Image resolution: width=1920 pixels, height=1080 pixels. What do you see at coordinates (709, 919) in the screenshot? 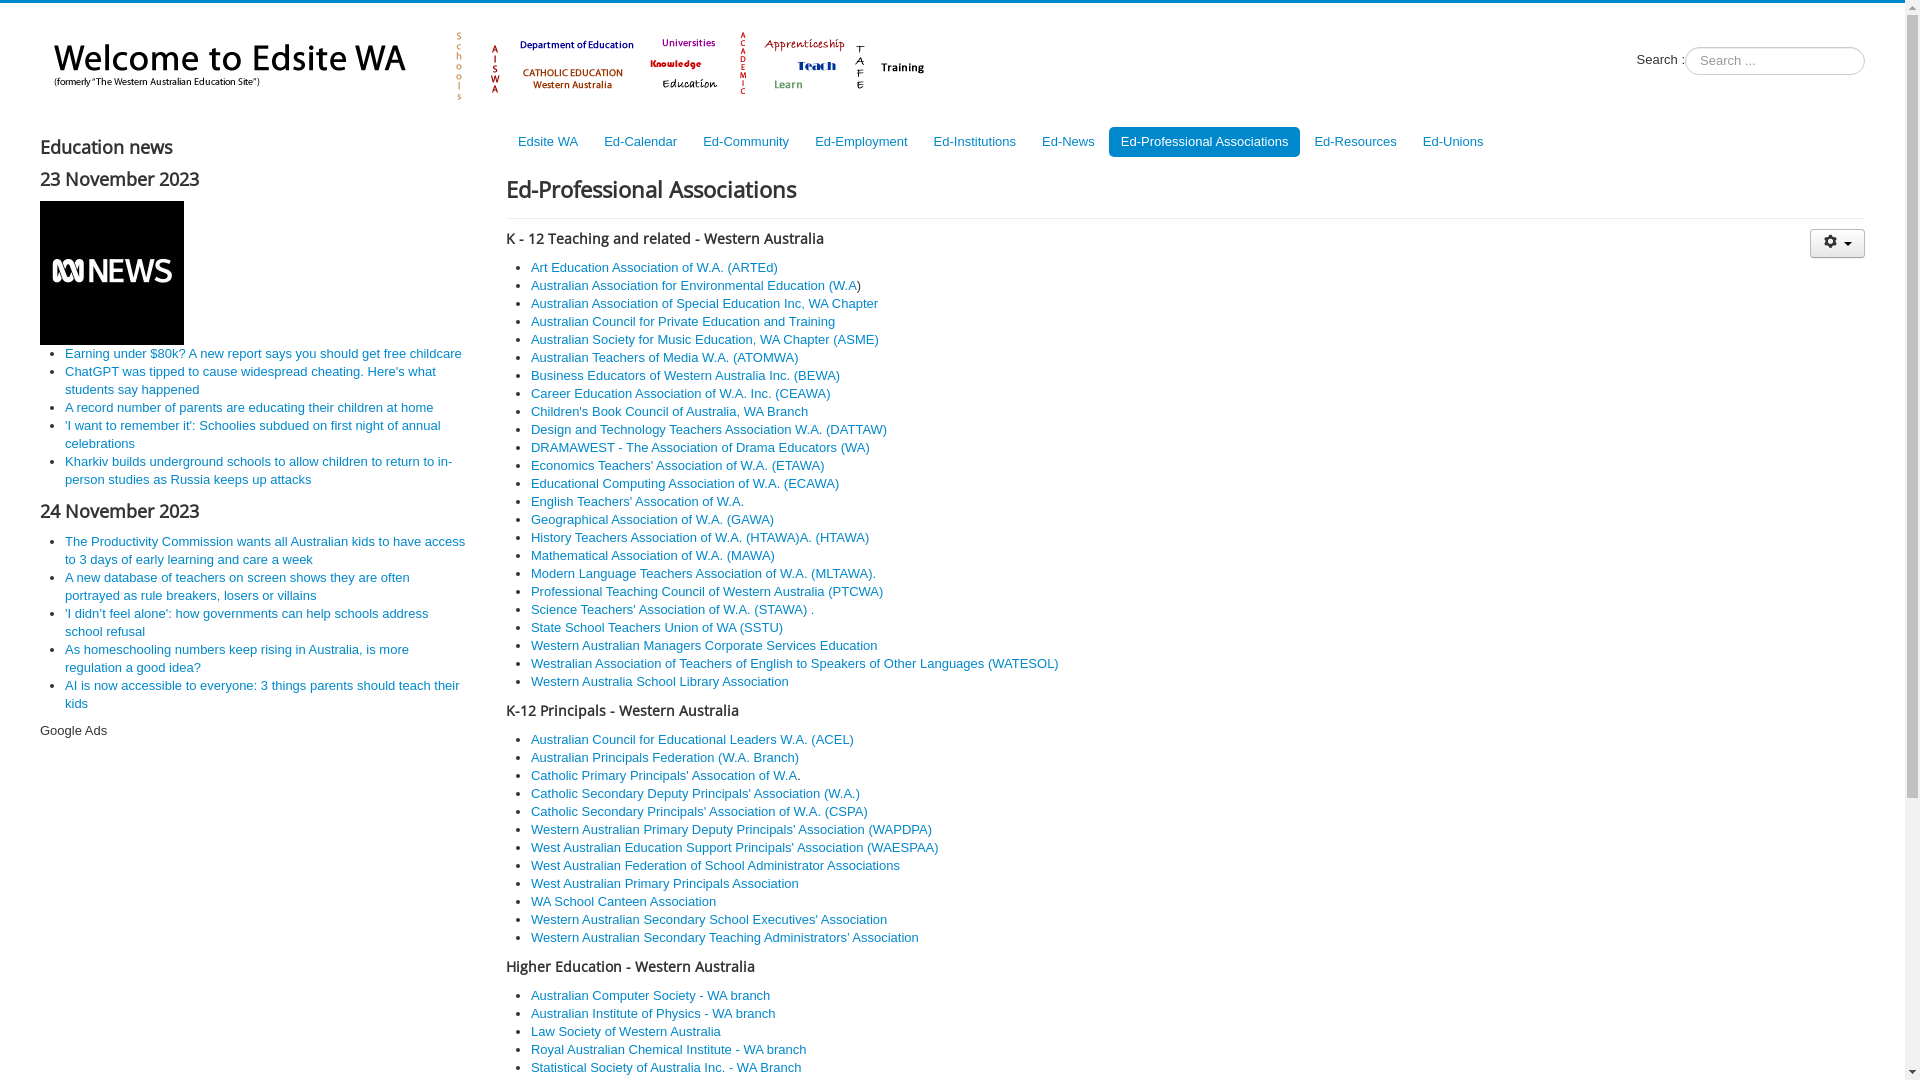
I see `'Western Australian Secondary School Executives' Association'` at bounding box center [709, 919].